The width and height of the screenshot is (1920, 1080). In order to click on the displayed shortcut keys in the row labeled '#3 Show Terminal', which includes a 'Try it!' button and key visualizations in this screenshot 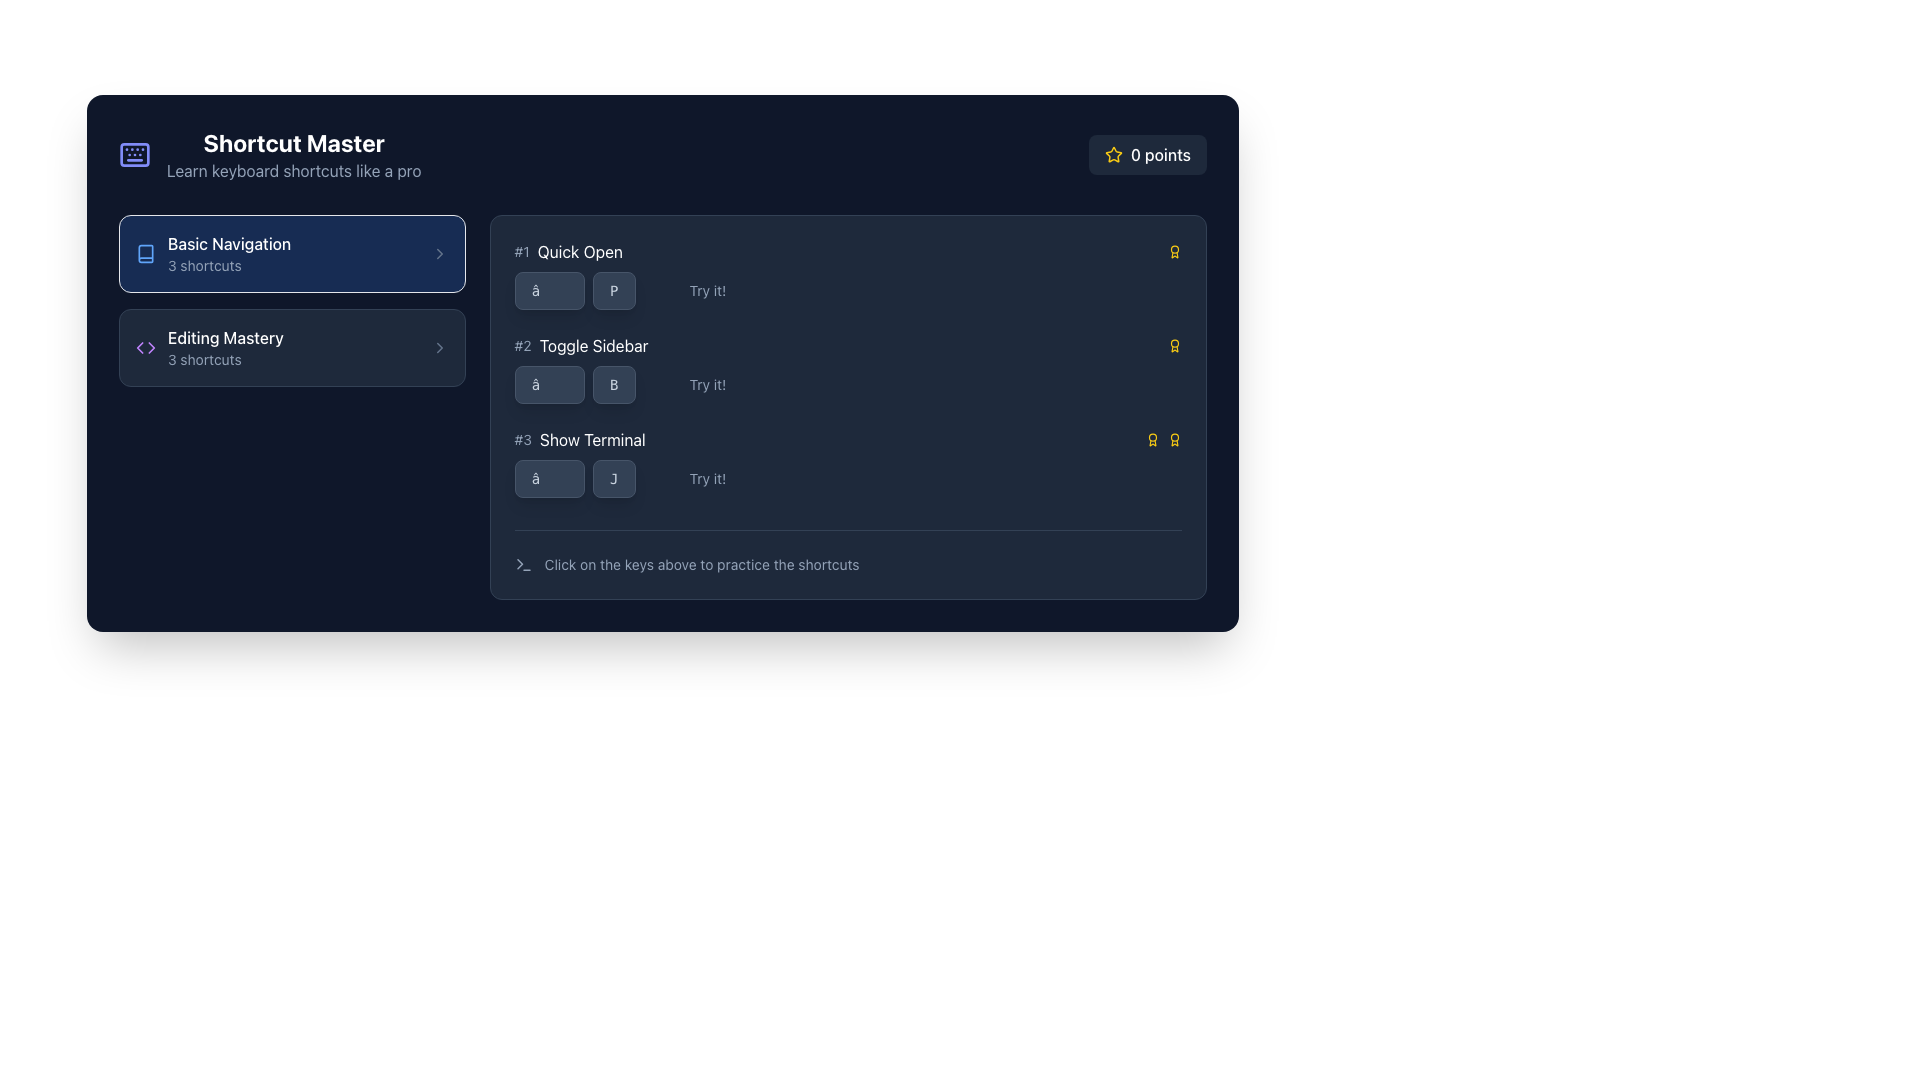, I will do `click(848, 462)`.